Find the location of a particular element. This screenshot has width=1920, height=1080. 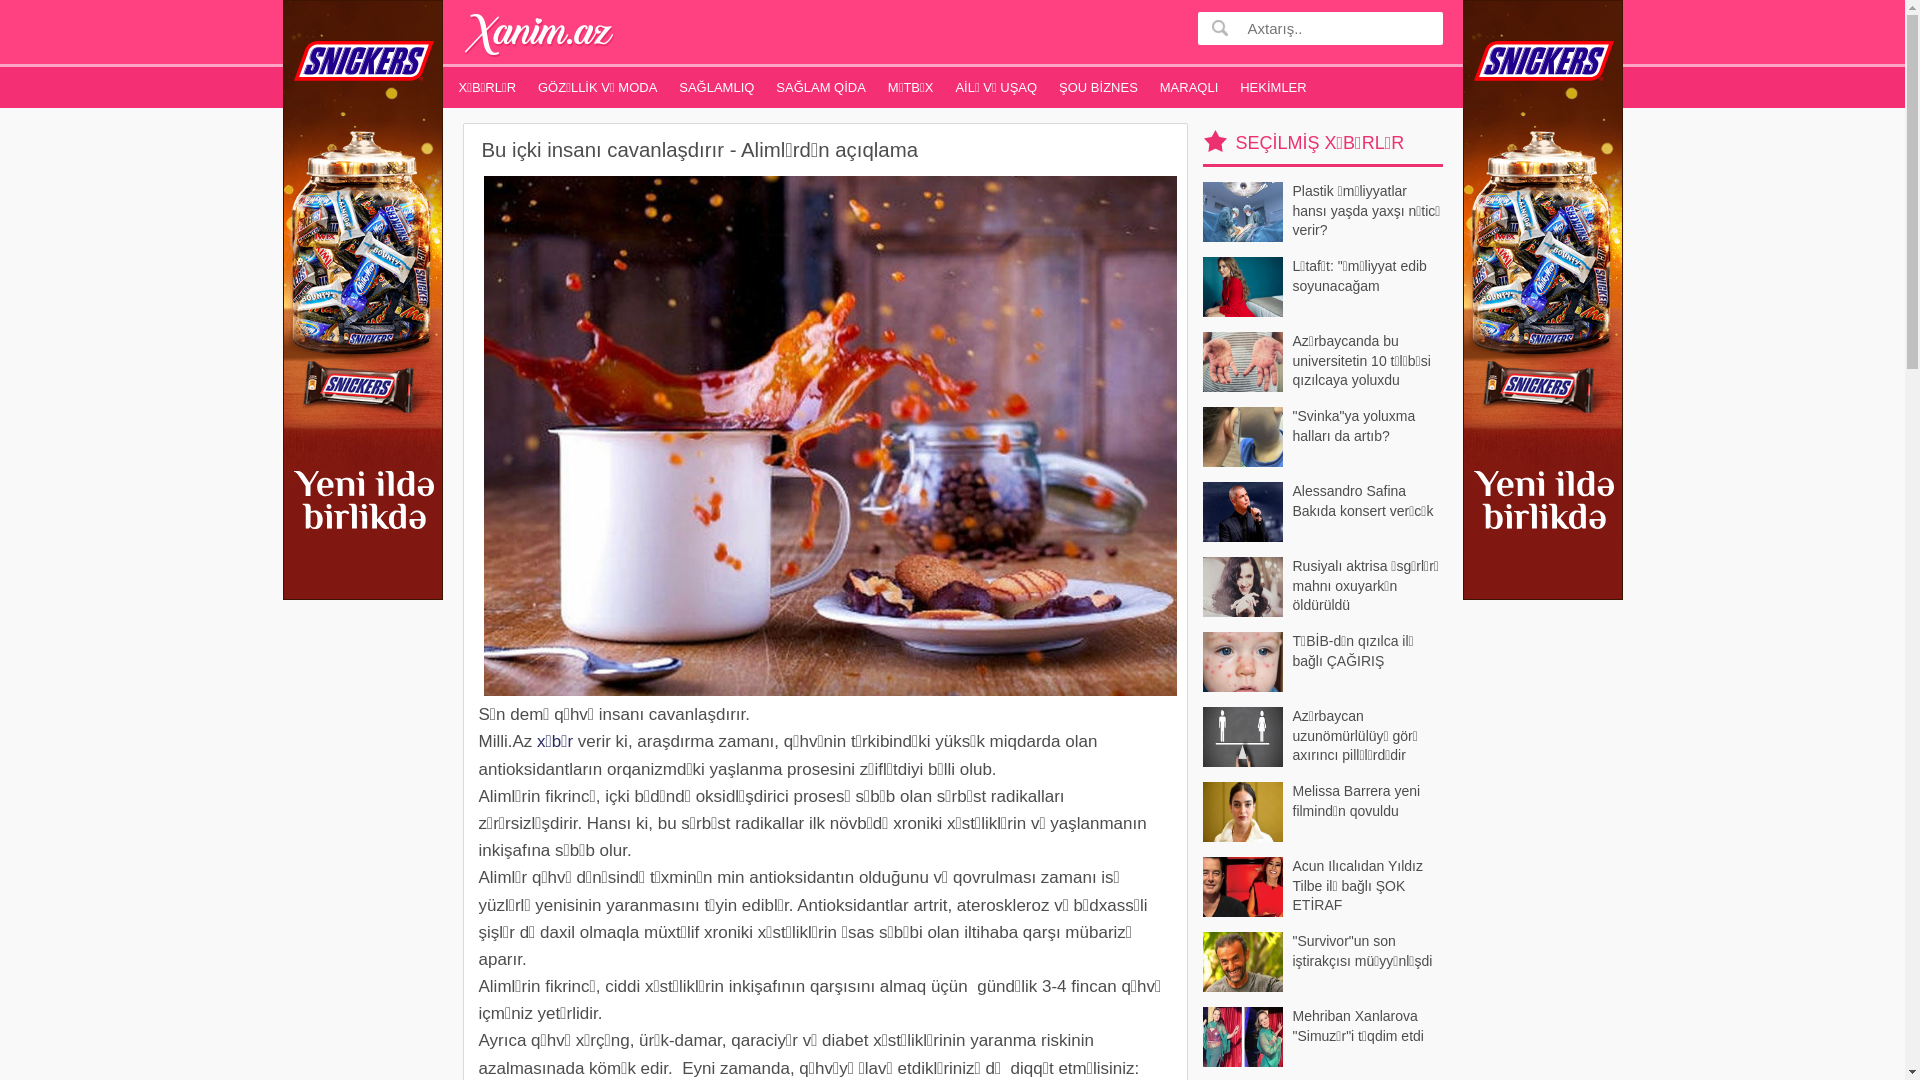

'HEKIMLER' is located at coordinates (1271, 86).